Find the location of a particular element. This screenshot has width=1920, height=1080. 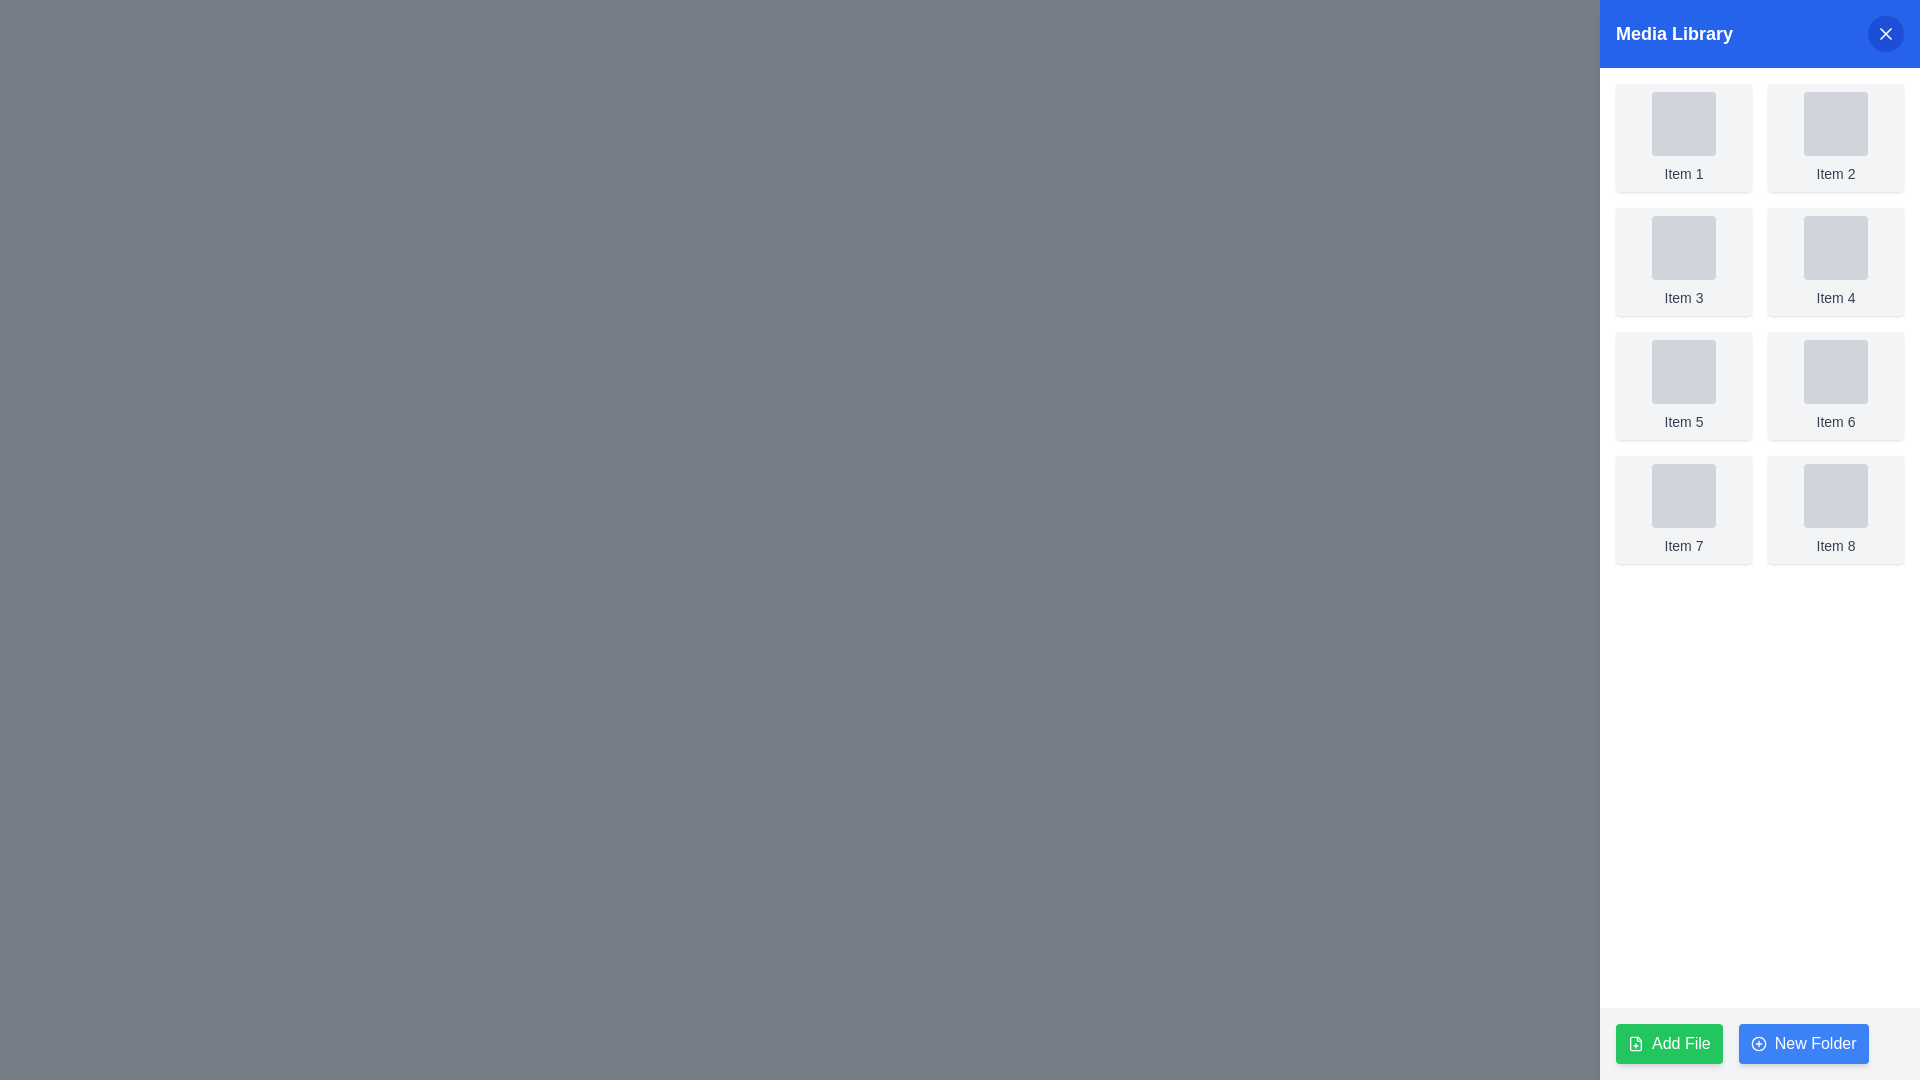

the card element located in the third row, first column of the media library grid layout, which serves as a selectable item for additional actions is located at coordinates (1683, 385).